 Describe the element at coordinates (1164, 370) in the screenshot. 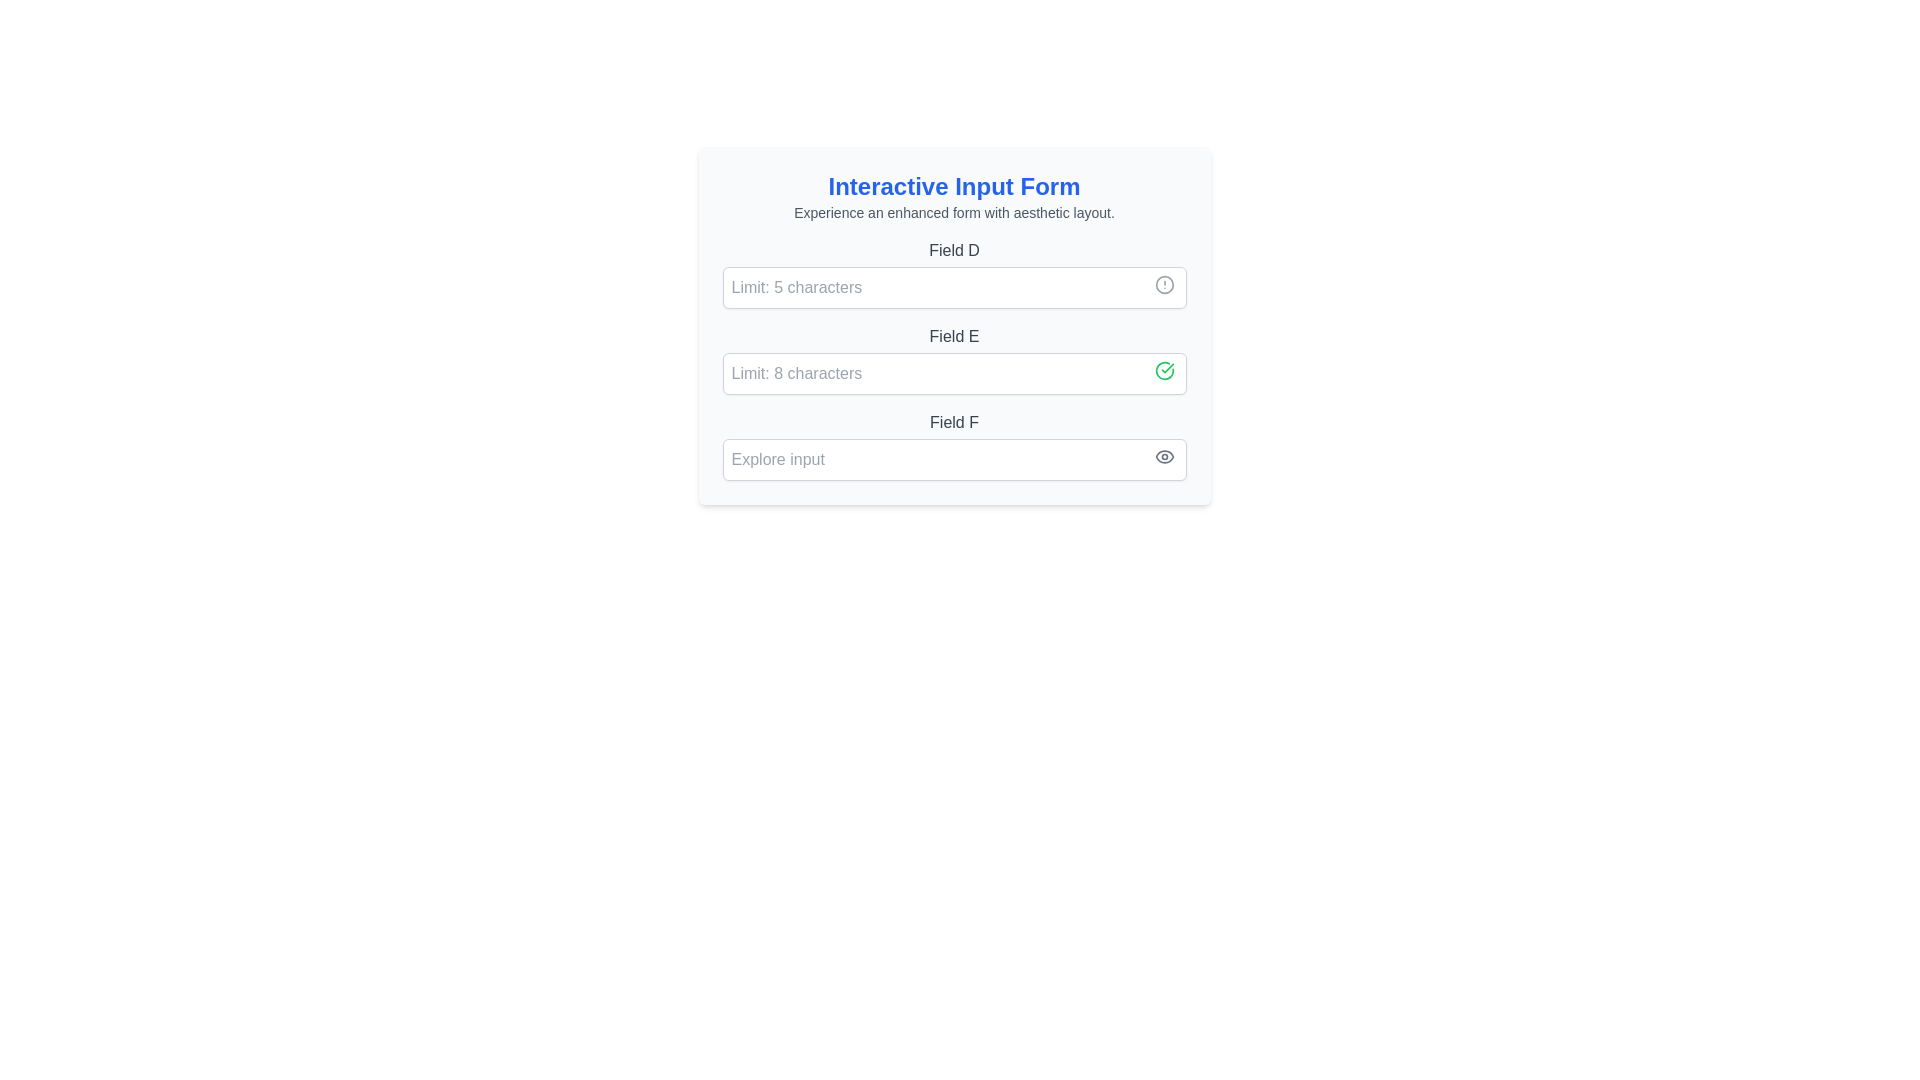

I see `the validity indicator icon located to the right of the 'Field E' input field, which visually communicates the correctness of the associated input` at that location.